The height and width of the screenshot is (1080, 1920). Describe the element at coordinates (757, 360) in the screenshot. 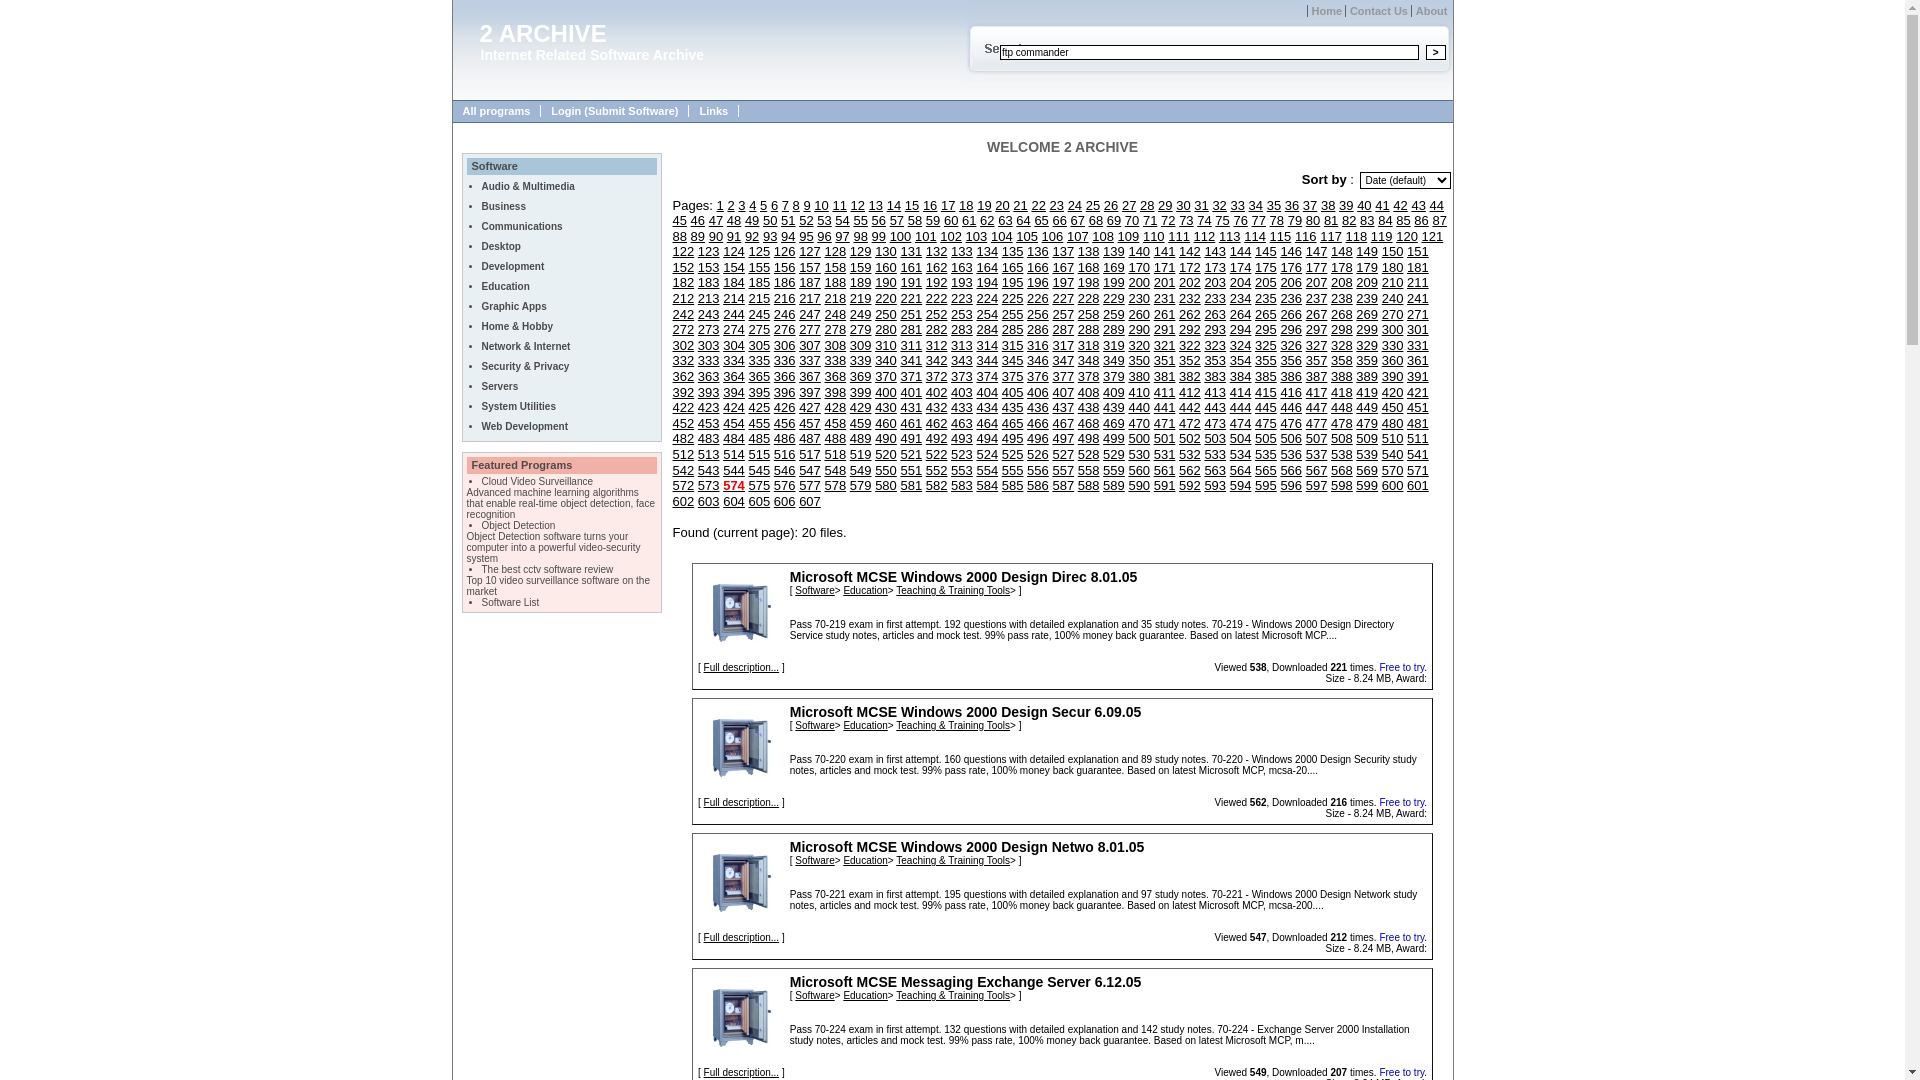

I see `'335'` at that location.